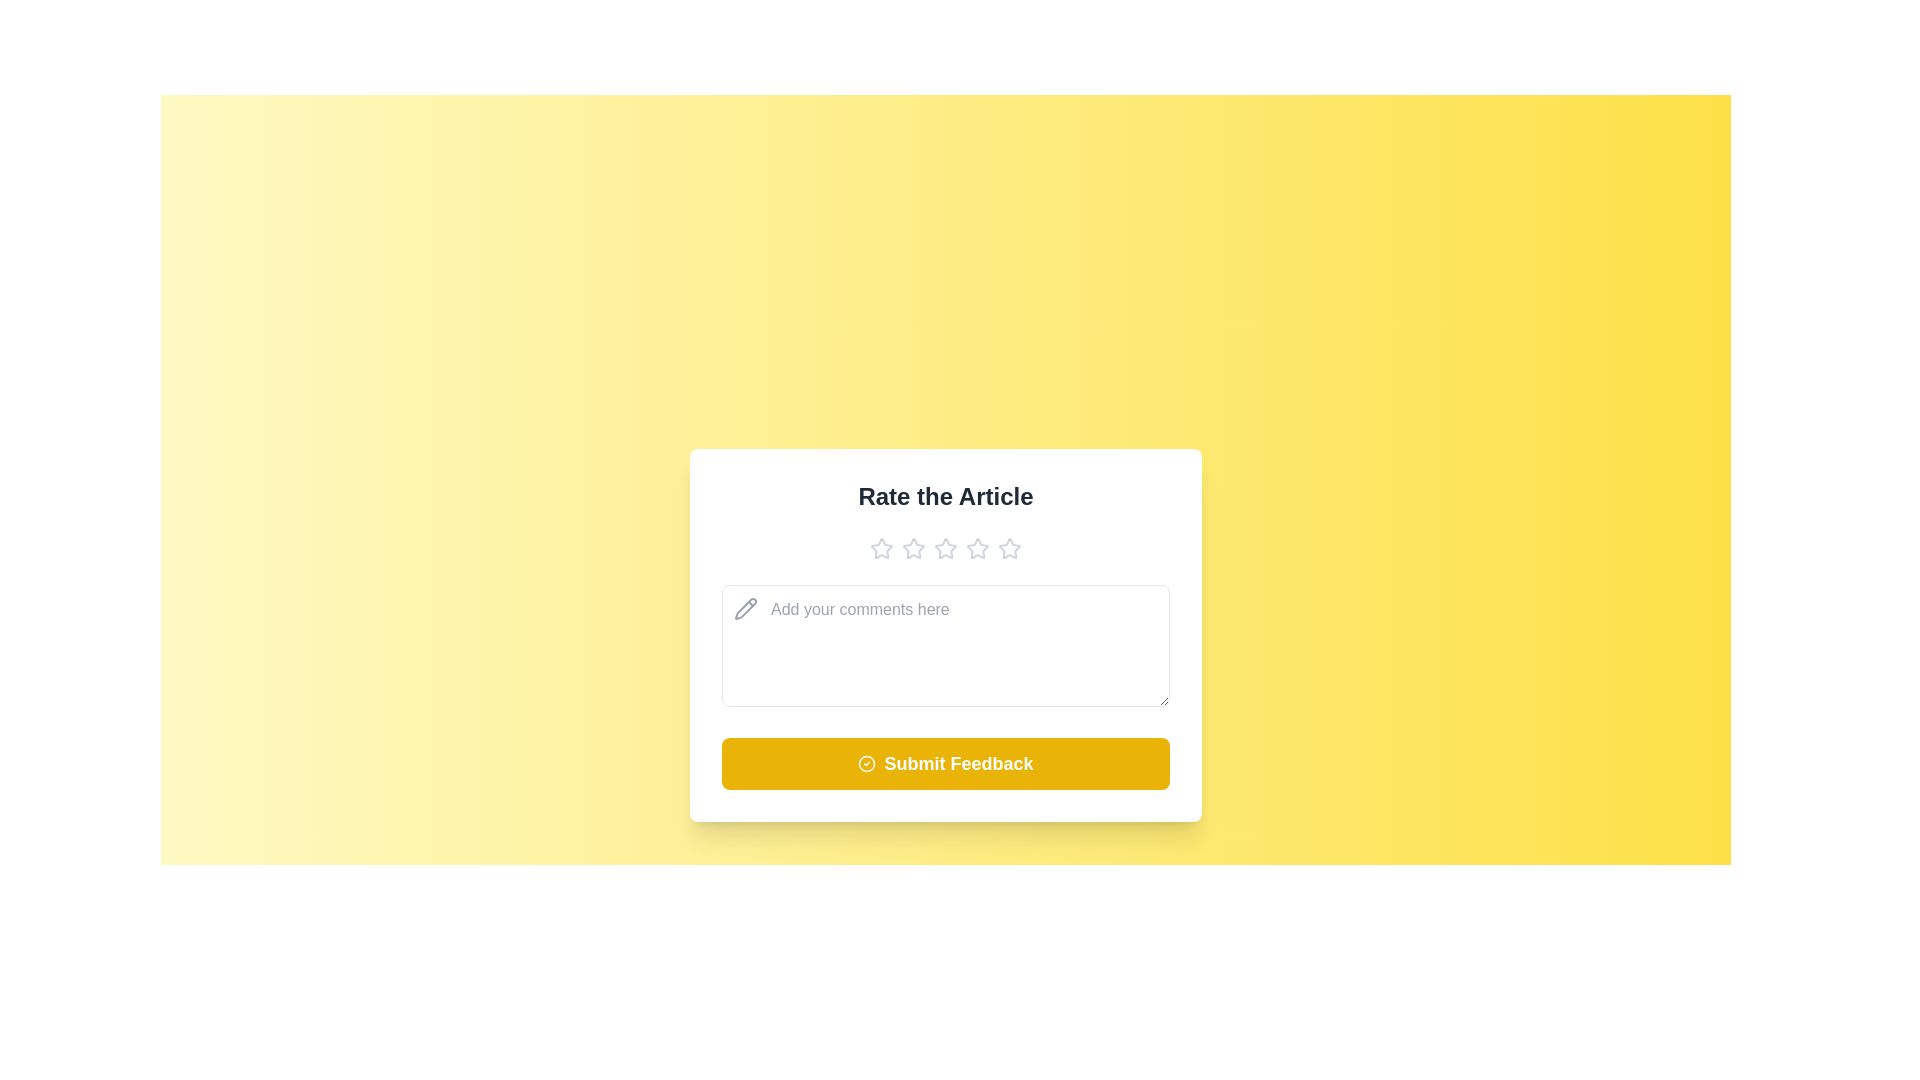  What do you see at coordinates (1009, 547) in the screenshot?
I see `the fifth star icon used for ratings located centrally below the heading 'Rate the Article'` at bounding box center [1009, 547].